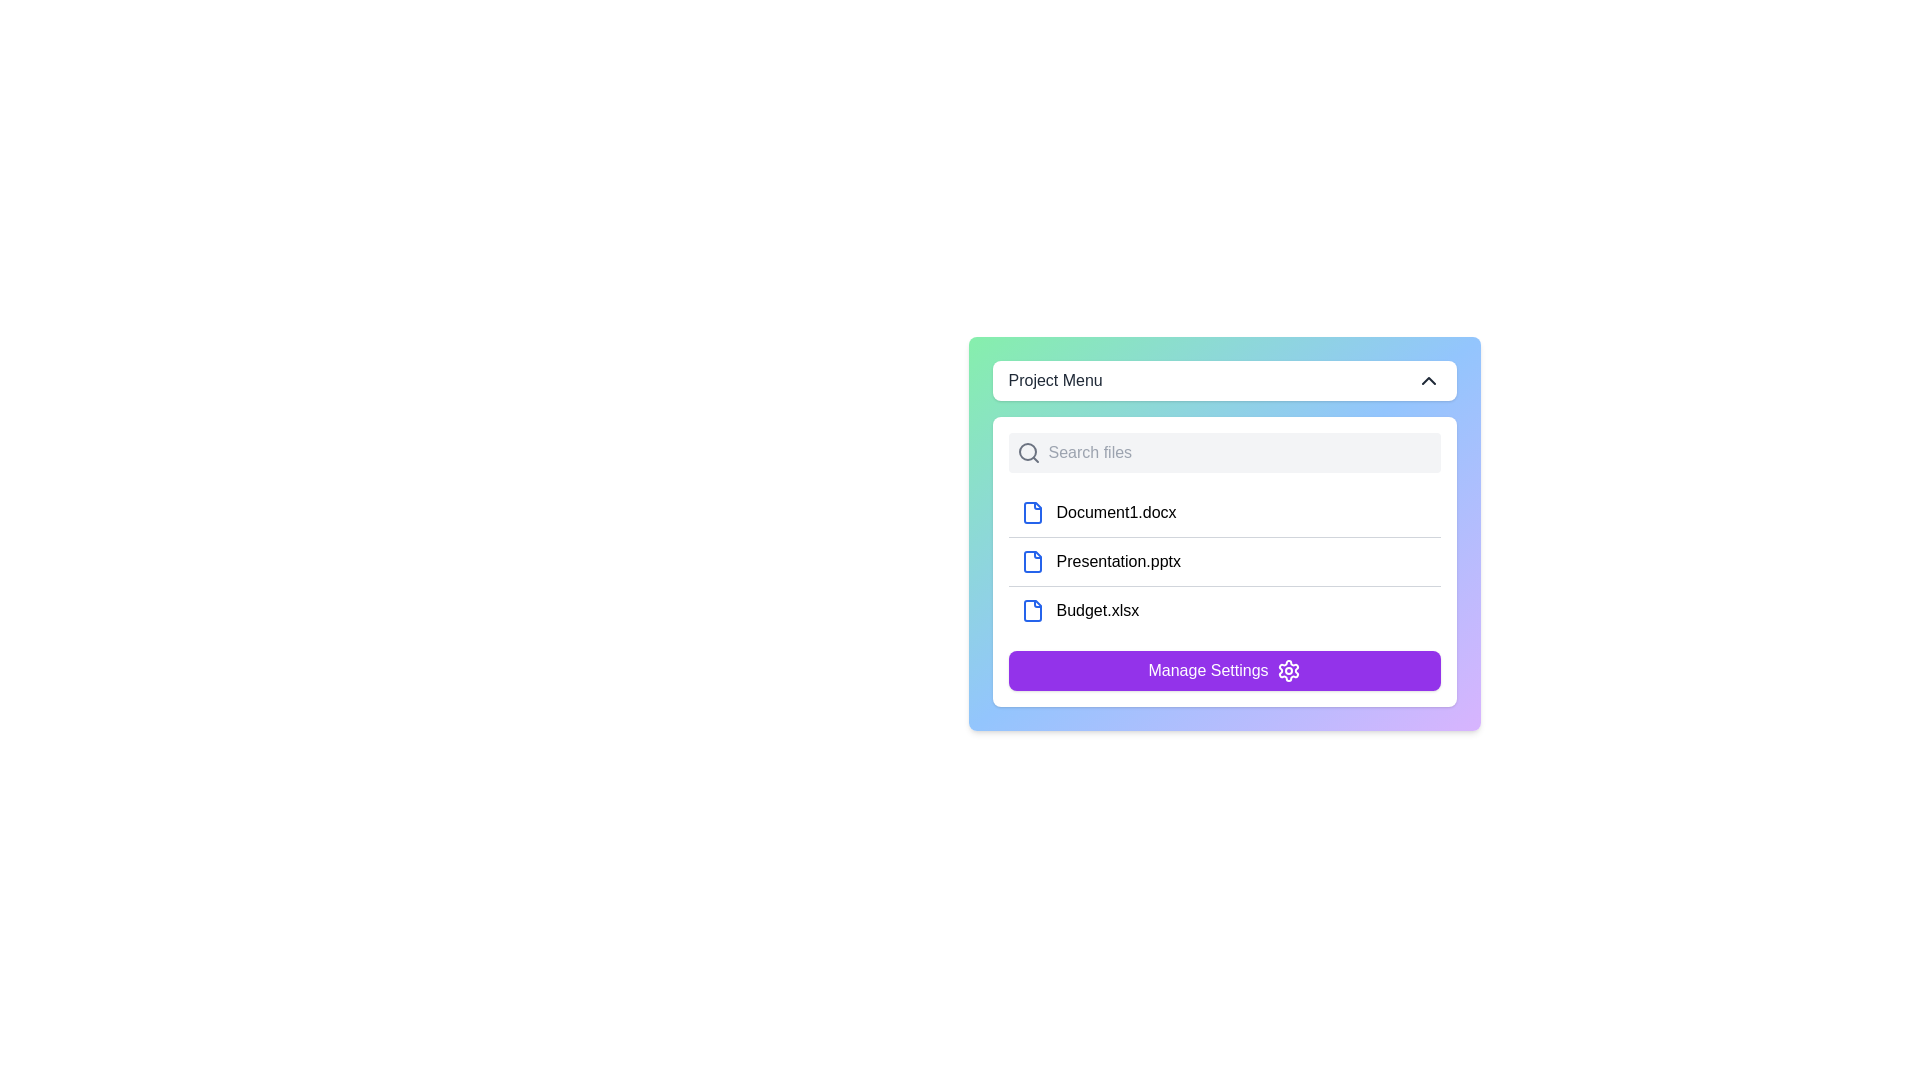  Describe the element at coordinates (1223, 561) in the screenshot. I see `the 'Presentation.pptx' file listed as the second item` at that location.